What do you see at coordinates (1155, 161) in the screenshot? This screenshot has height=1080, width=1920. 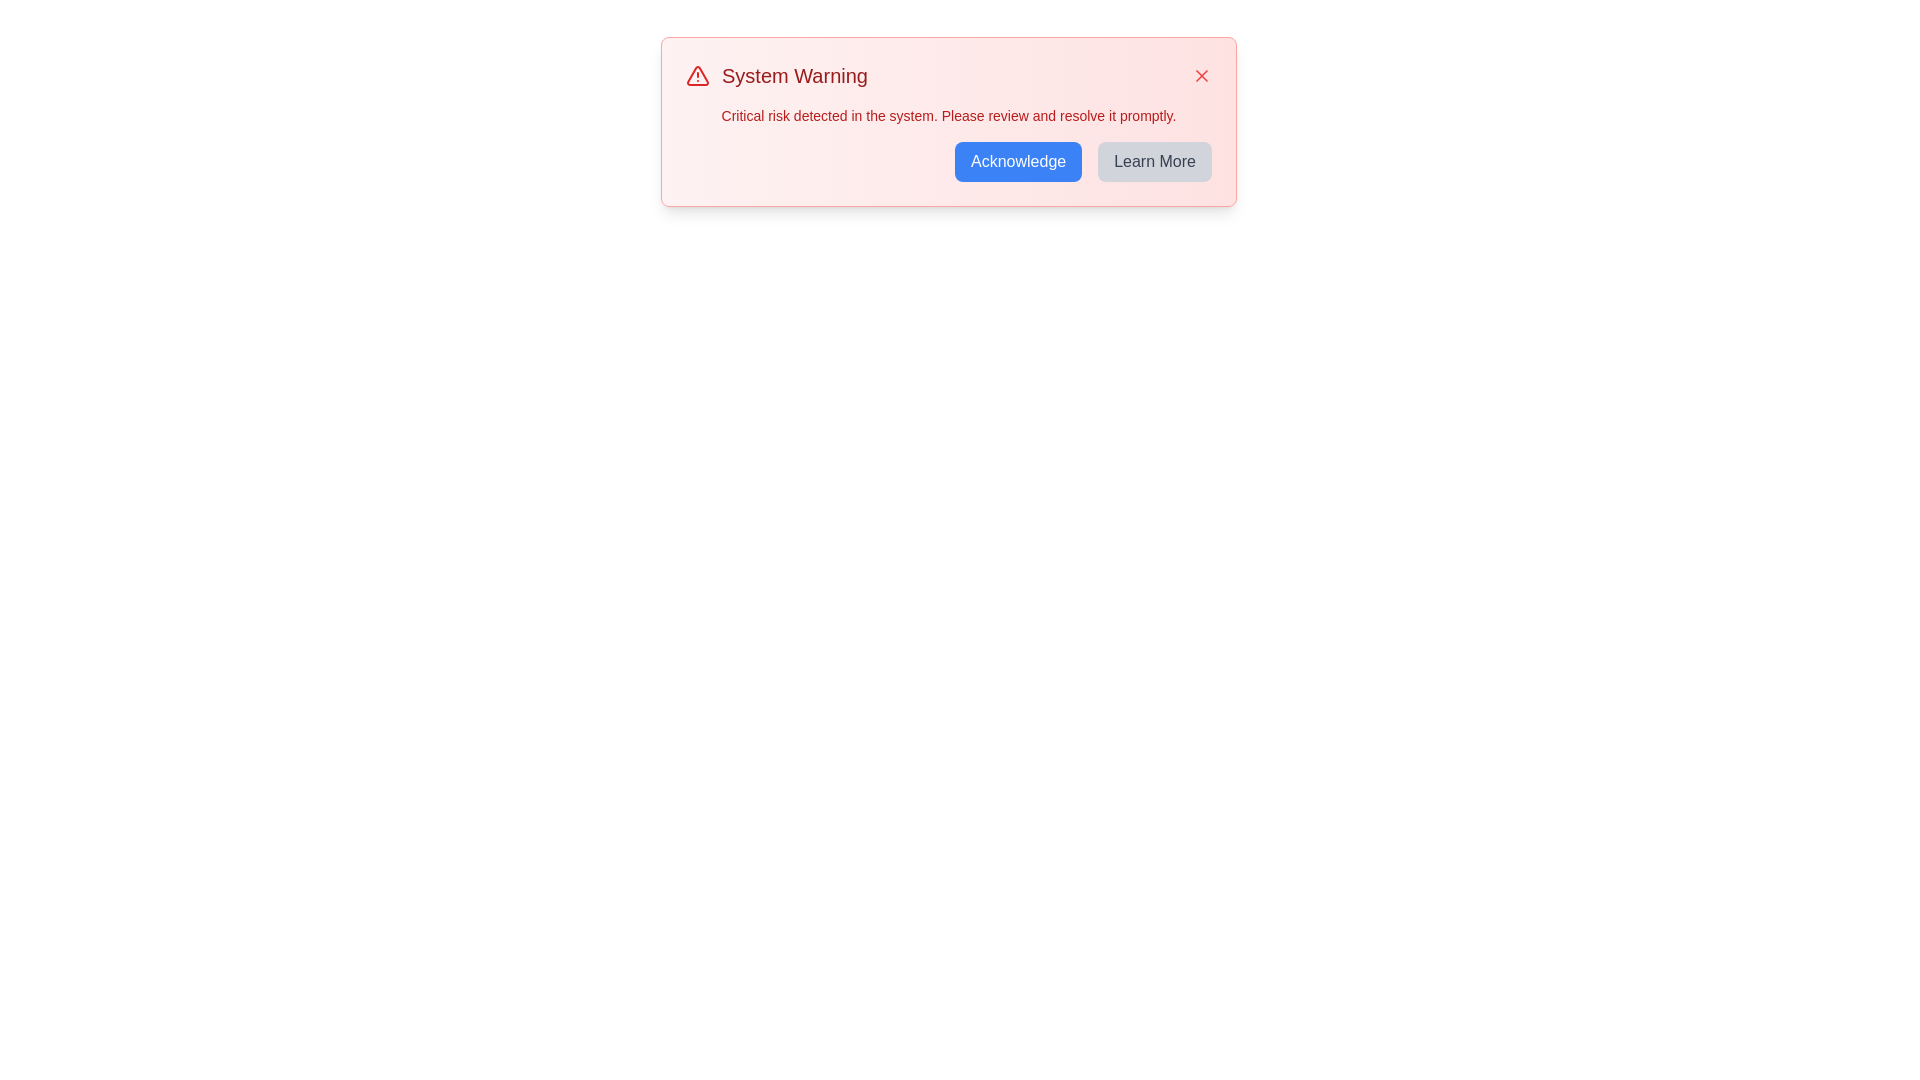 I see `'Learn More' button to gather additional information about the issue` at bounding box center [1155, 161].